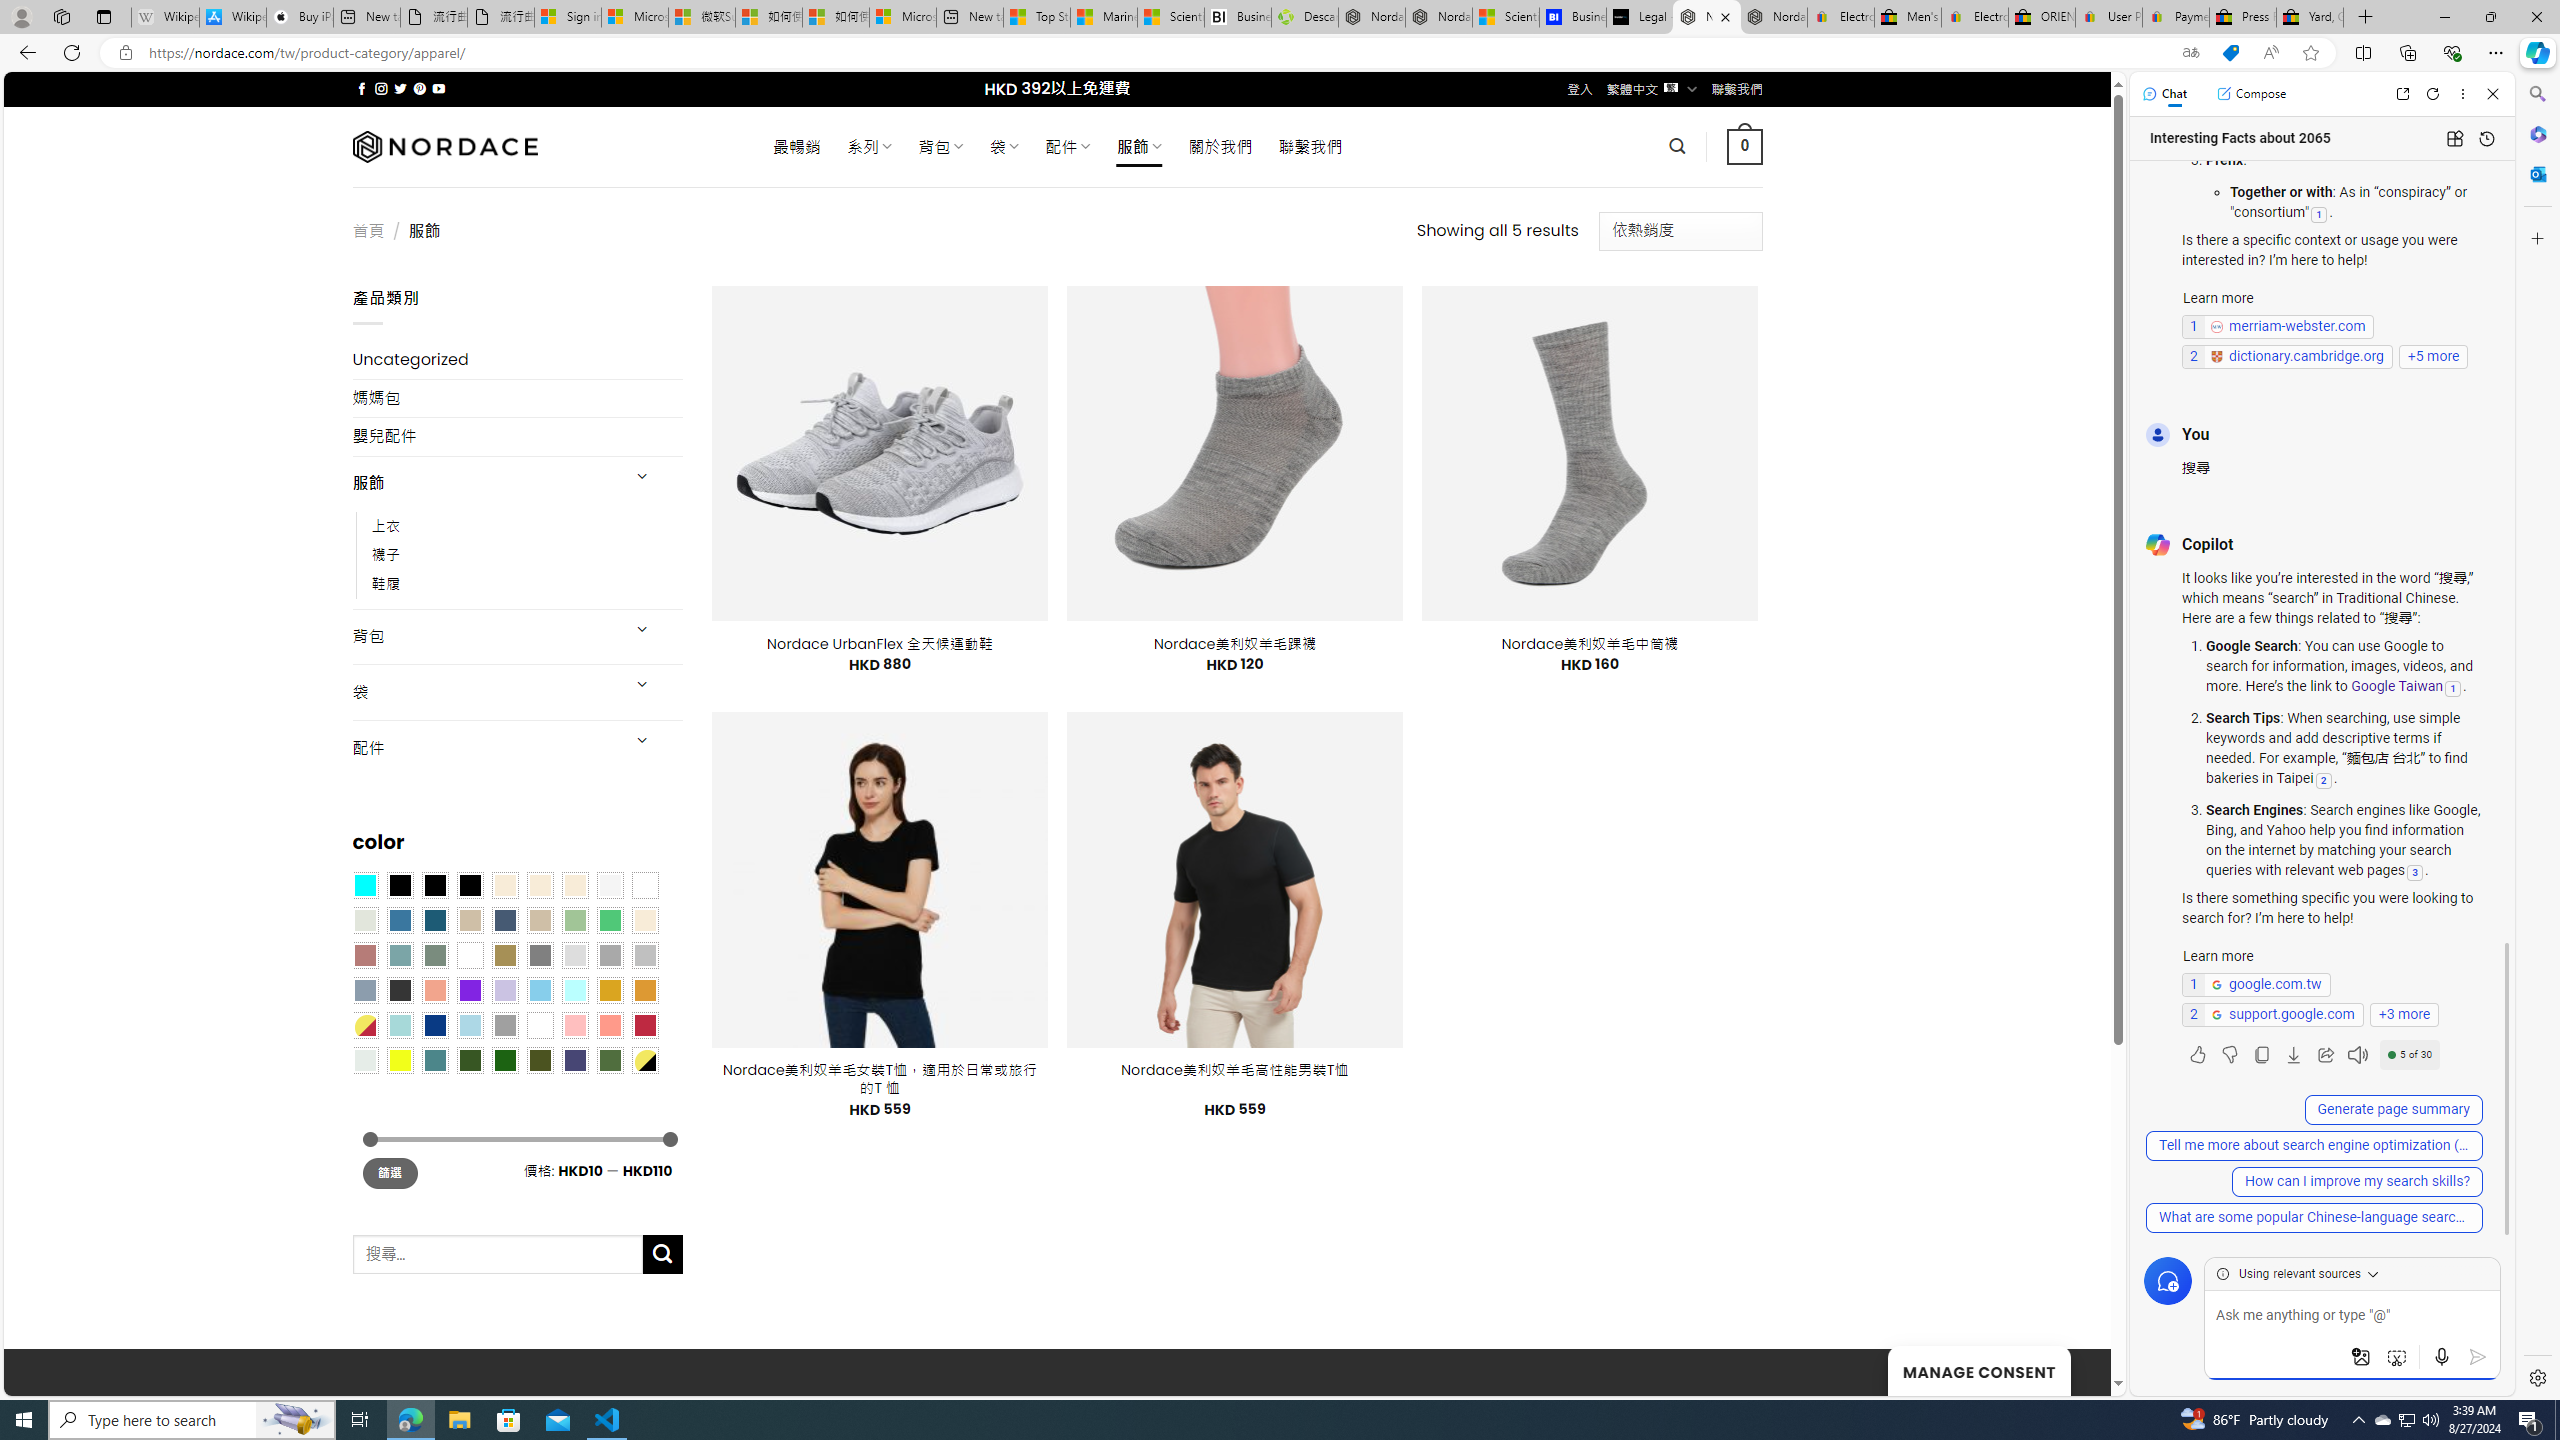 This screenshot has width=2560, height=1440. Describe the element at coordinates (2107, 16) in the screenshot. I see `'User Privacy Notice | eBay'` at that location.